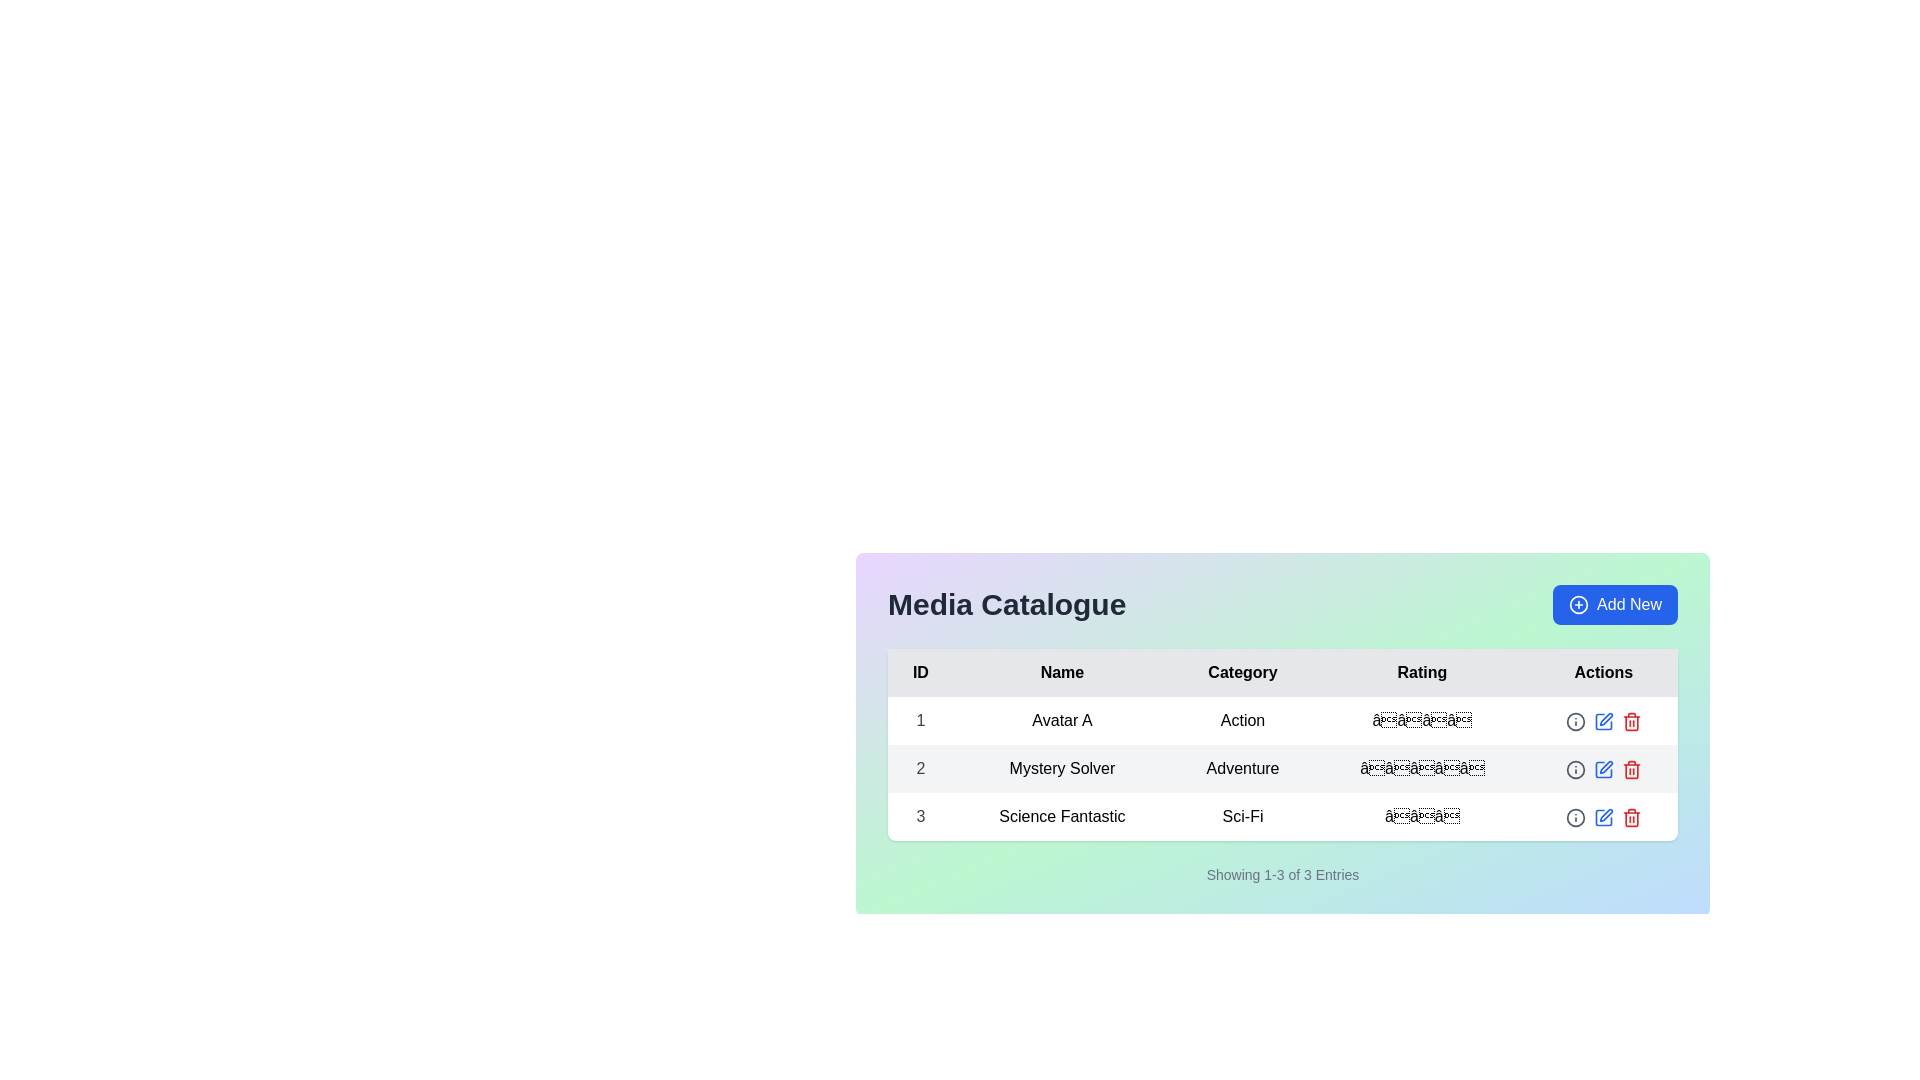  I want to click on the red trash bin icon in the 'Actions' column of the third row, so click(1631, 817).